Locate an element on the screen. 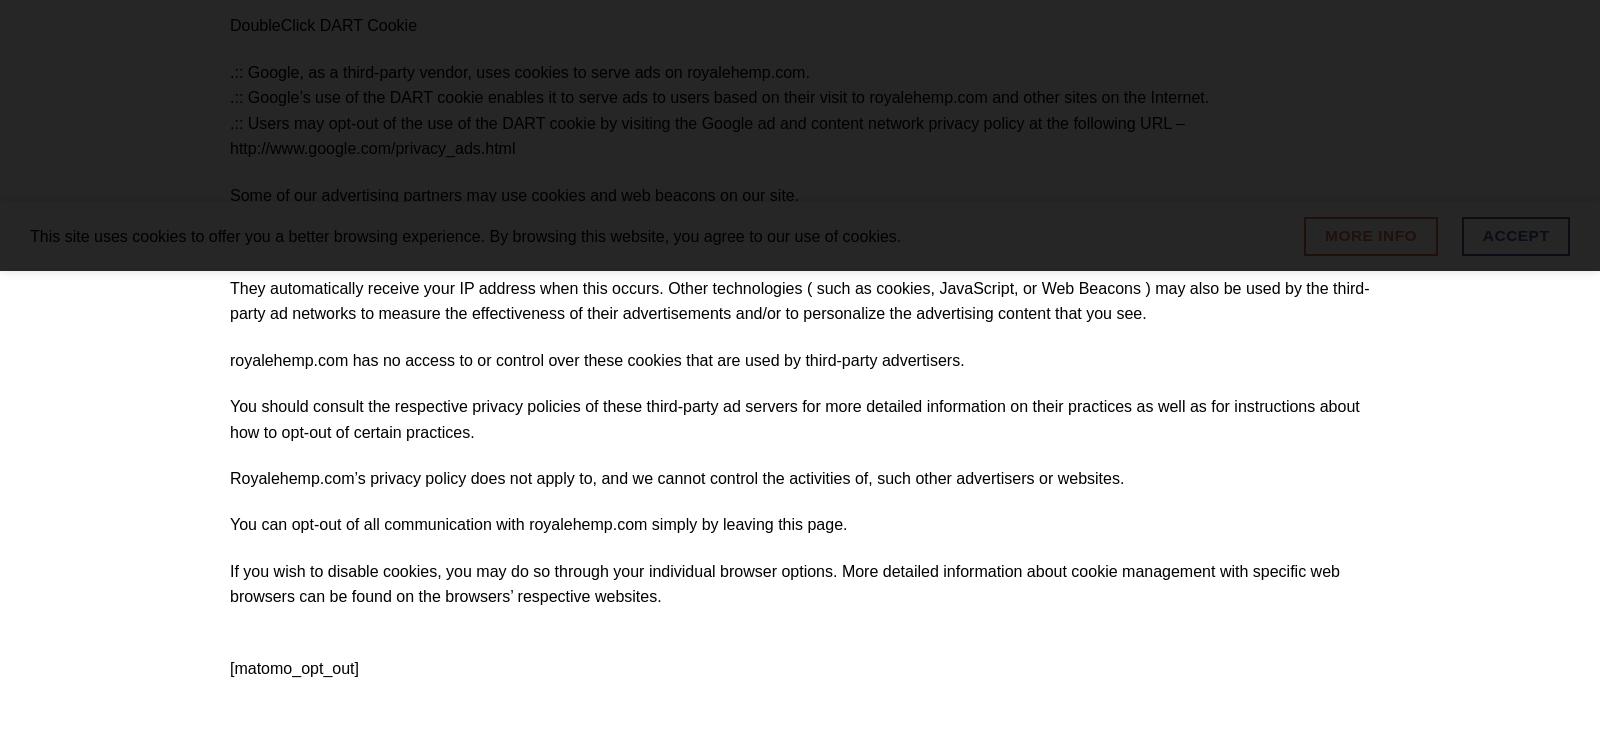 Image resolution: width=1600 pixels, height=729 pixels. 'DoubleClick DART Cookie' is located at coordinates (229, 24).